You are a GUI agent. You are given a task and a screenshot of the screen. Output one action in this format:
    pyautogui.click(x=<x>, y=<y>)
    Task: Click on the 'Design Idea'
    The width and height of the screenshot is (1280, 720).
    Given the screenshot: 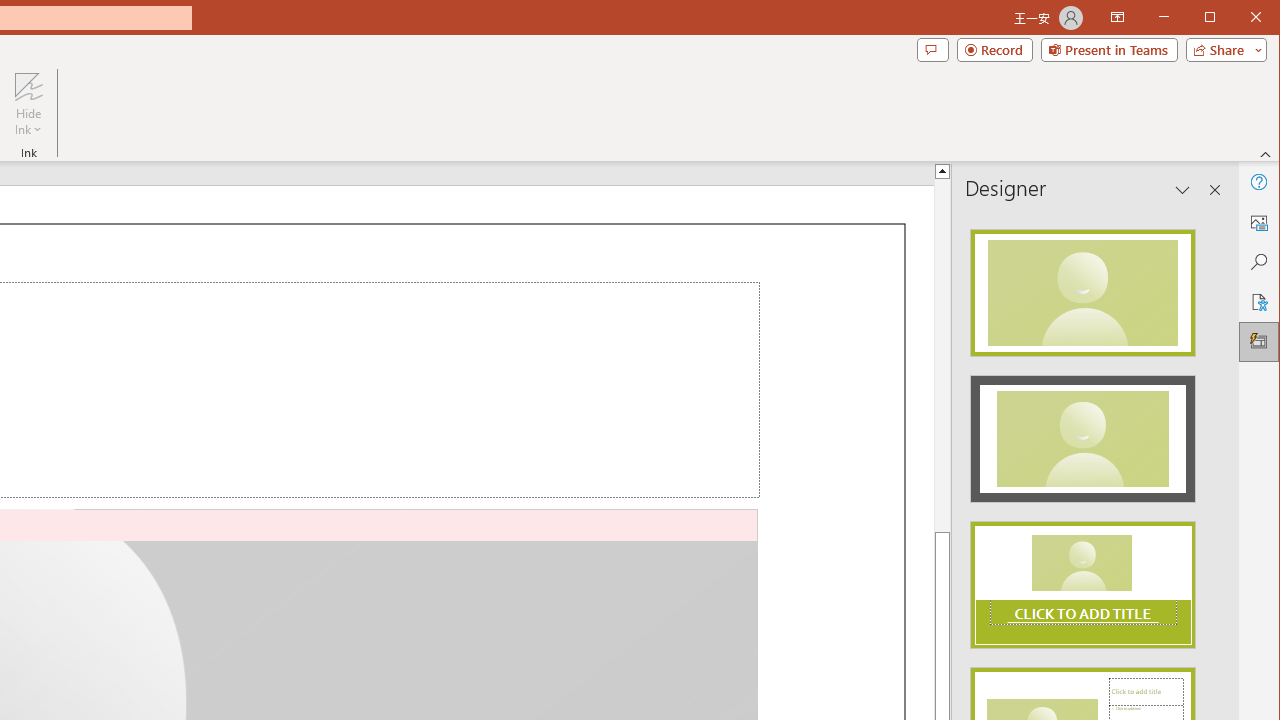 What is the action you would take?
    pyautogui.click(x=1081, y=579)
    